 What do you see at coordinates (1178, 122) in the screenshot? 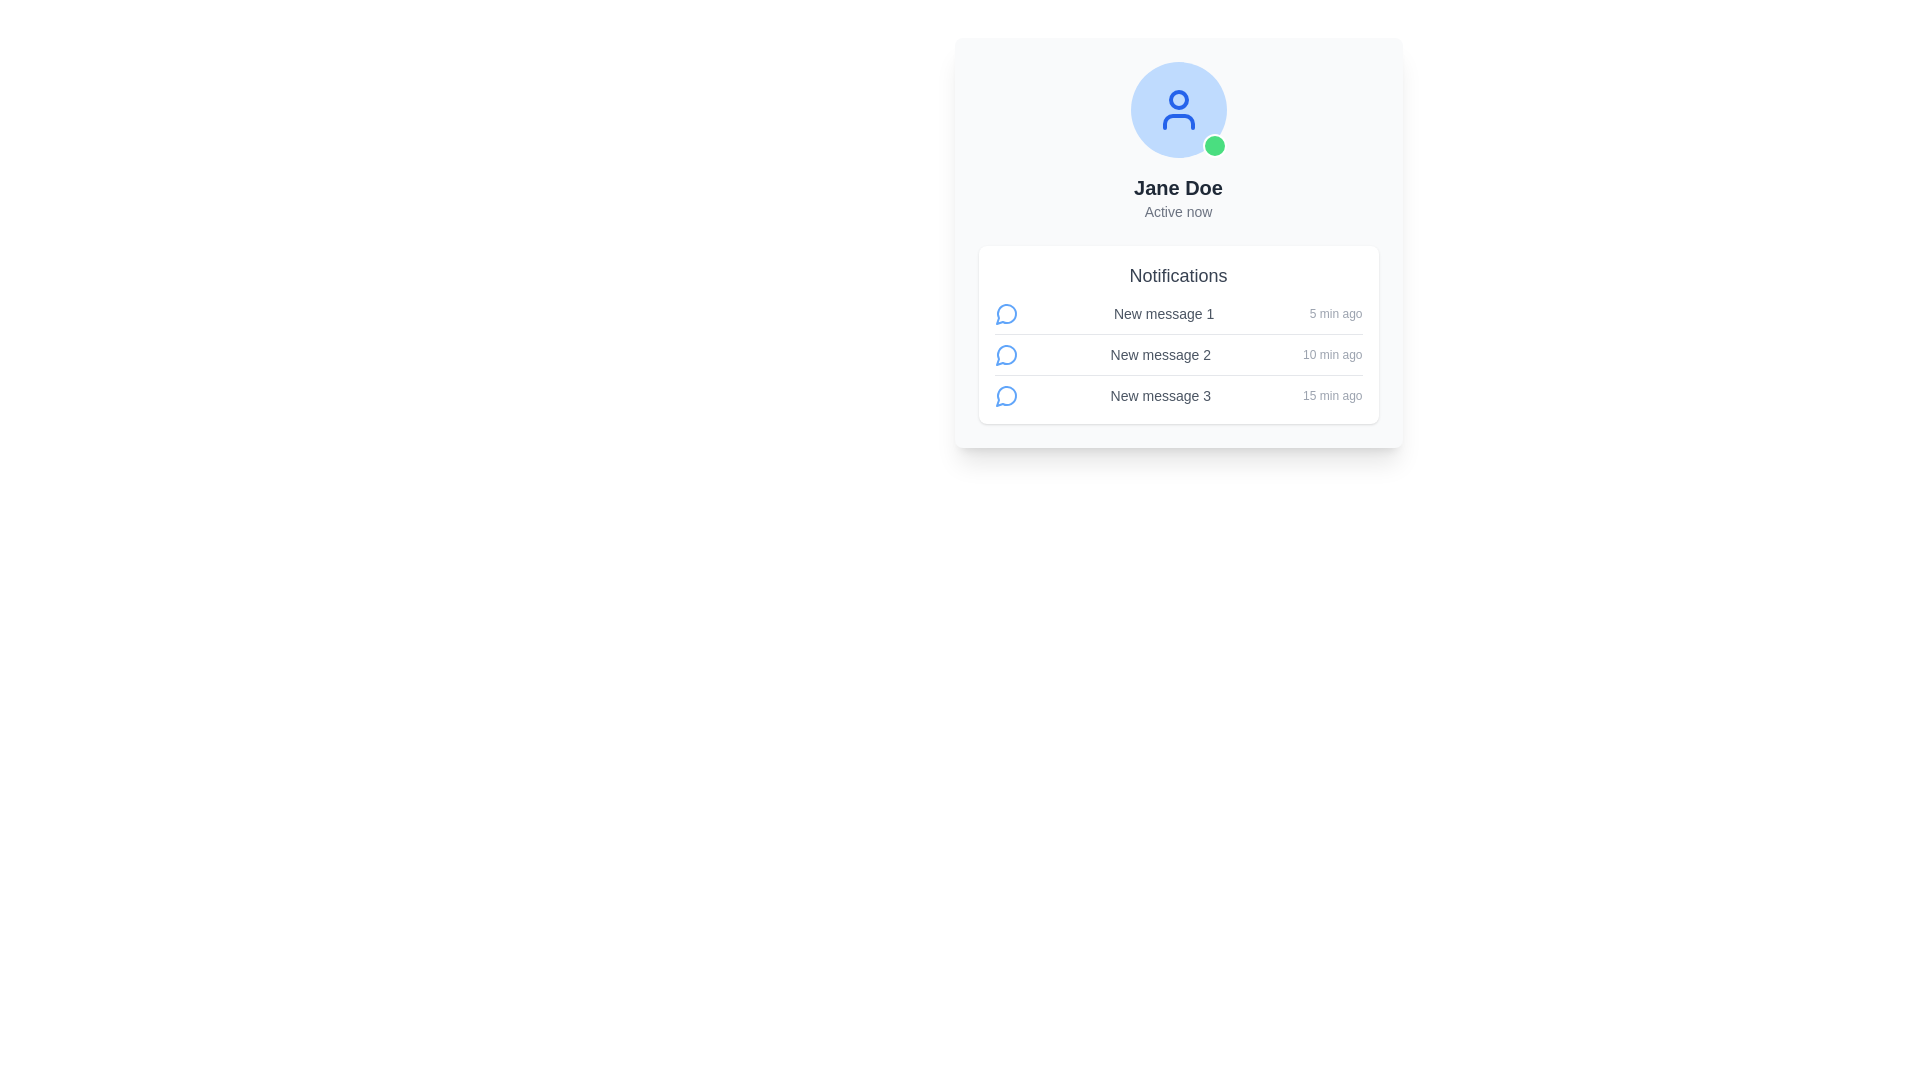
I see `the blue curved line representing the lower half of a user icon in the profile image, positioned near the top center of the user profile card` at bounding box center [1178, 122].